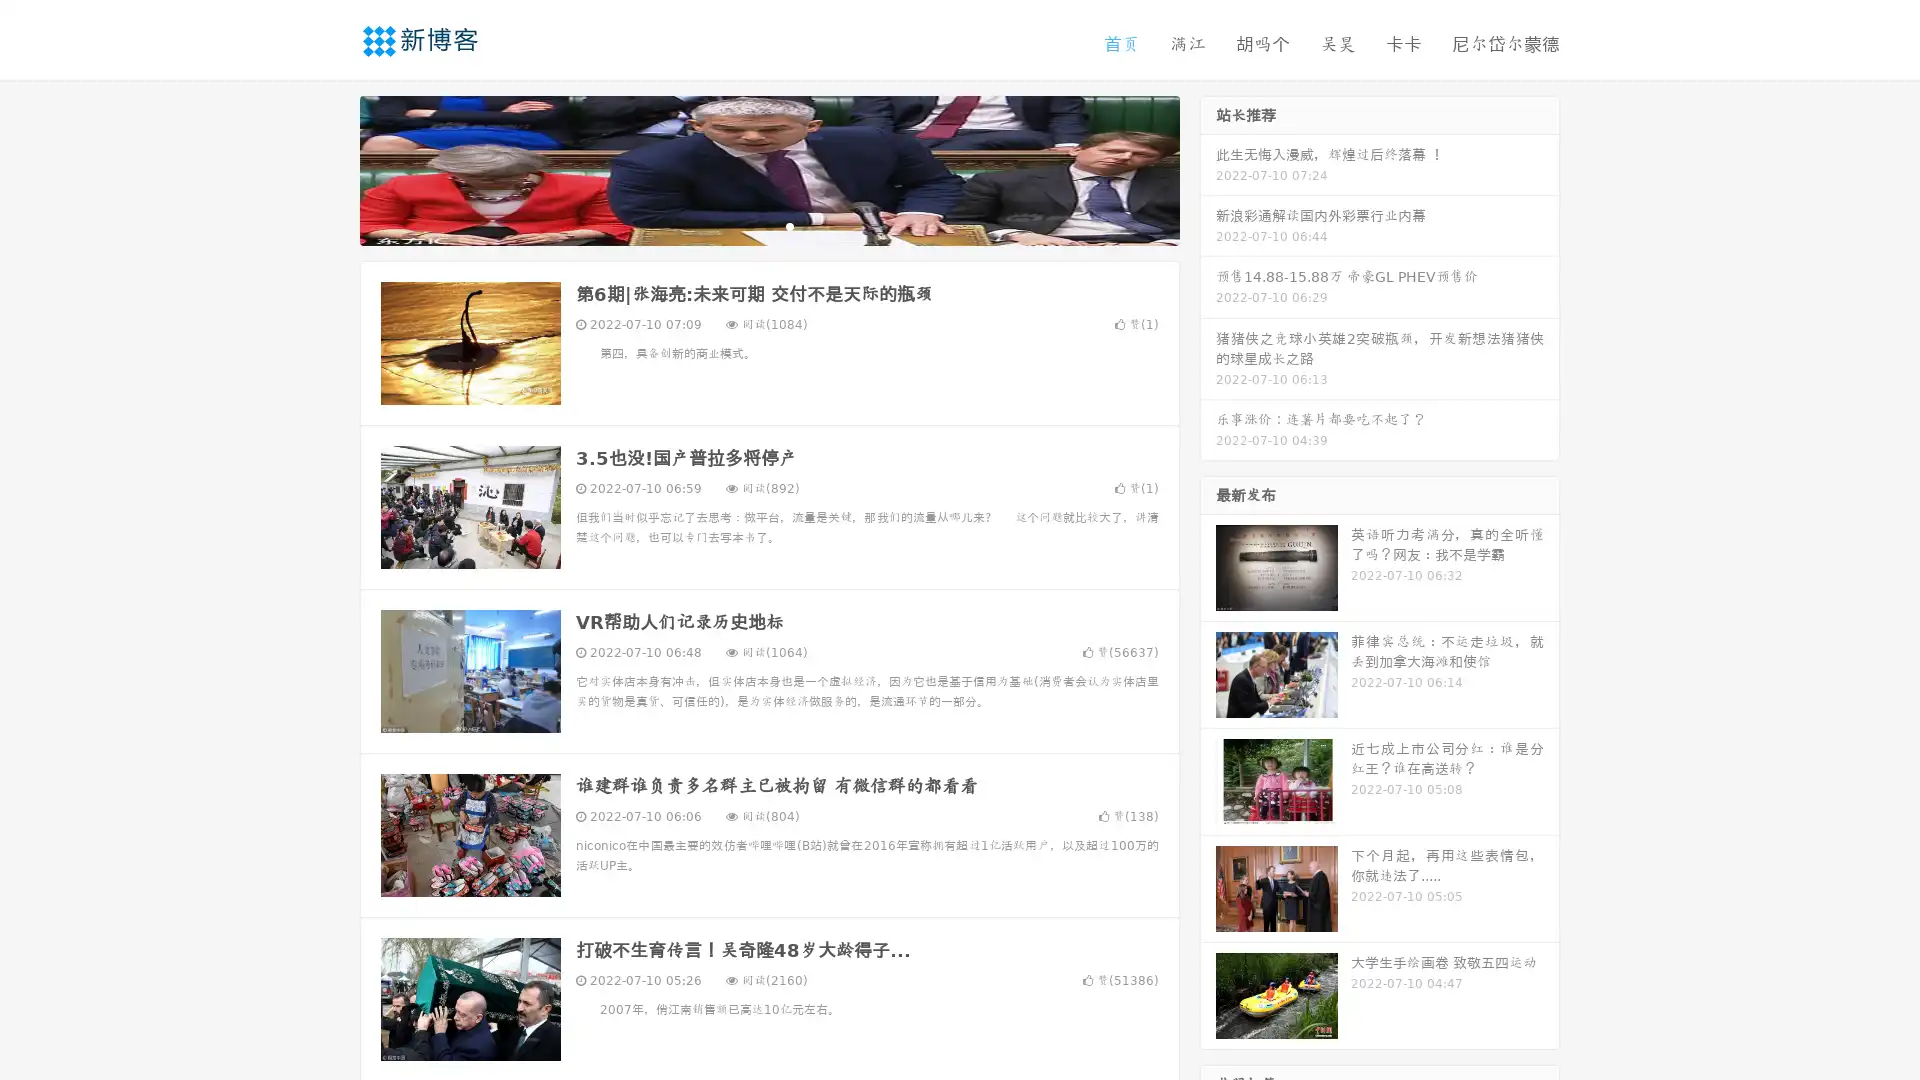 This screenshot has width=1920, height=1080. What do you see at coordinates (748, 225) in the screenshot?
I see `Go to slide 1` at bounding box center [748, 225].